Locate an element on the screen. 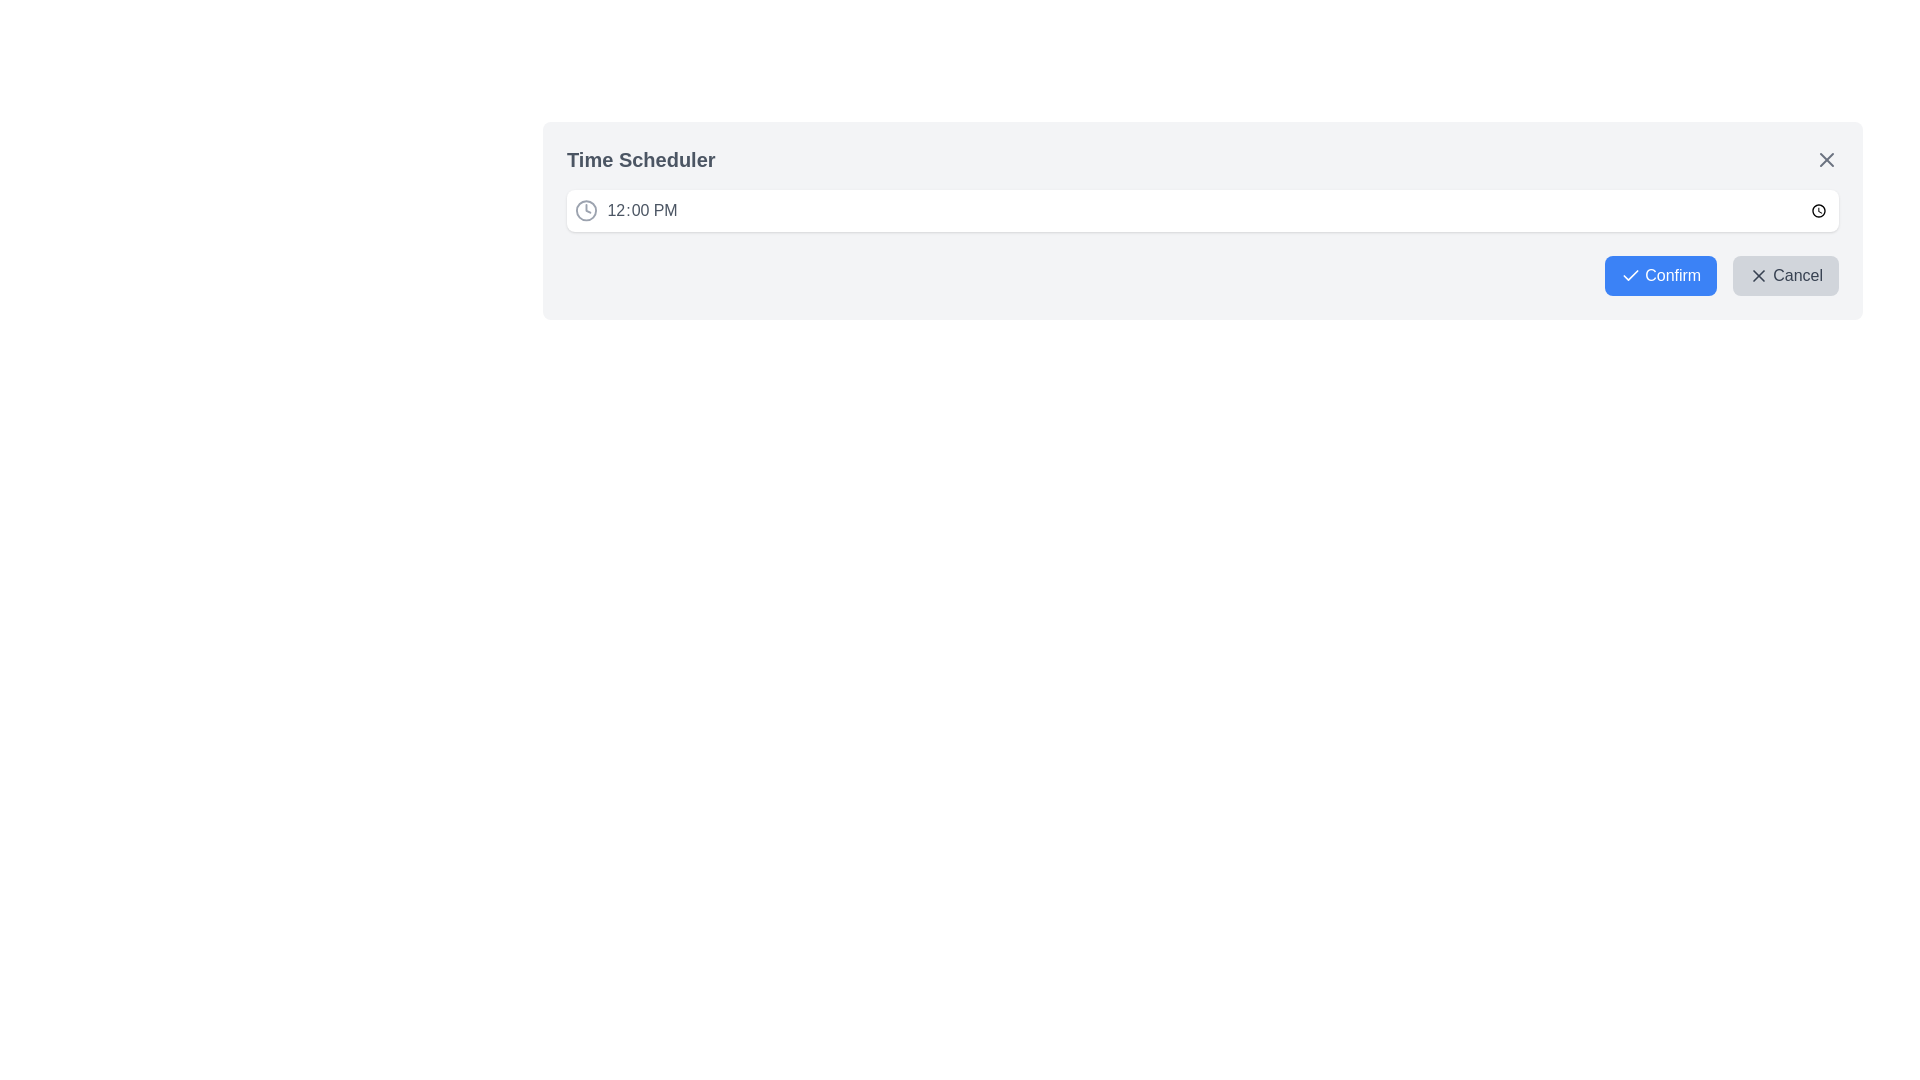 Image resolution: width=1920 pixels, height=1080 pixels. the cancel icon, which is represented by an 'X' symbol and is located within the 'Cancel' button at the bottom-right corner of the modal UI is located at coordinates (1758, 276).